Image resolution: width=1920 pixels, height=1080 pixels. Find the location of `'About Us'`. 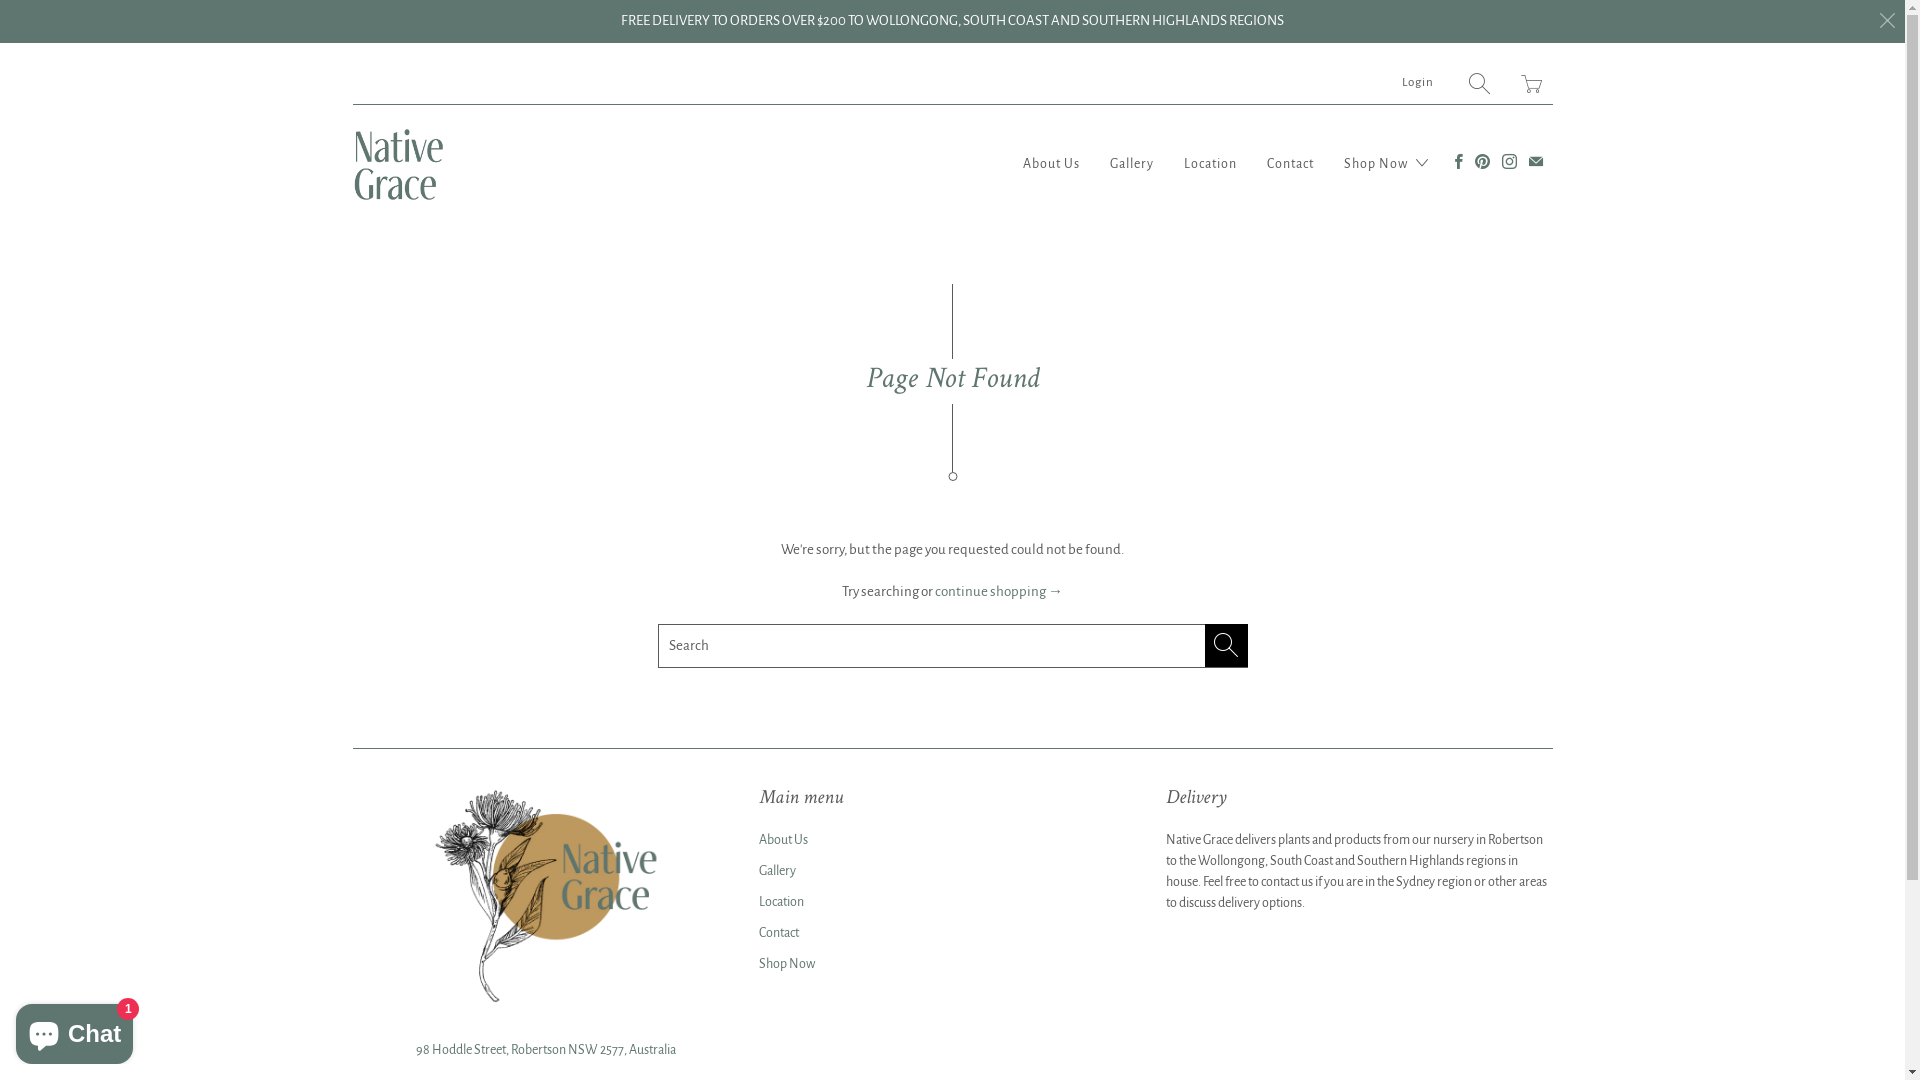

'About Us' is located at coordinates (1049, 162).